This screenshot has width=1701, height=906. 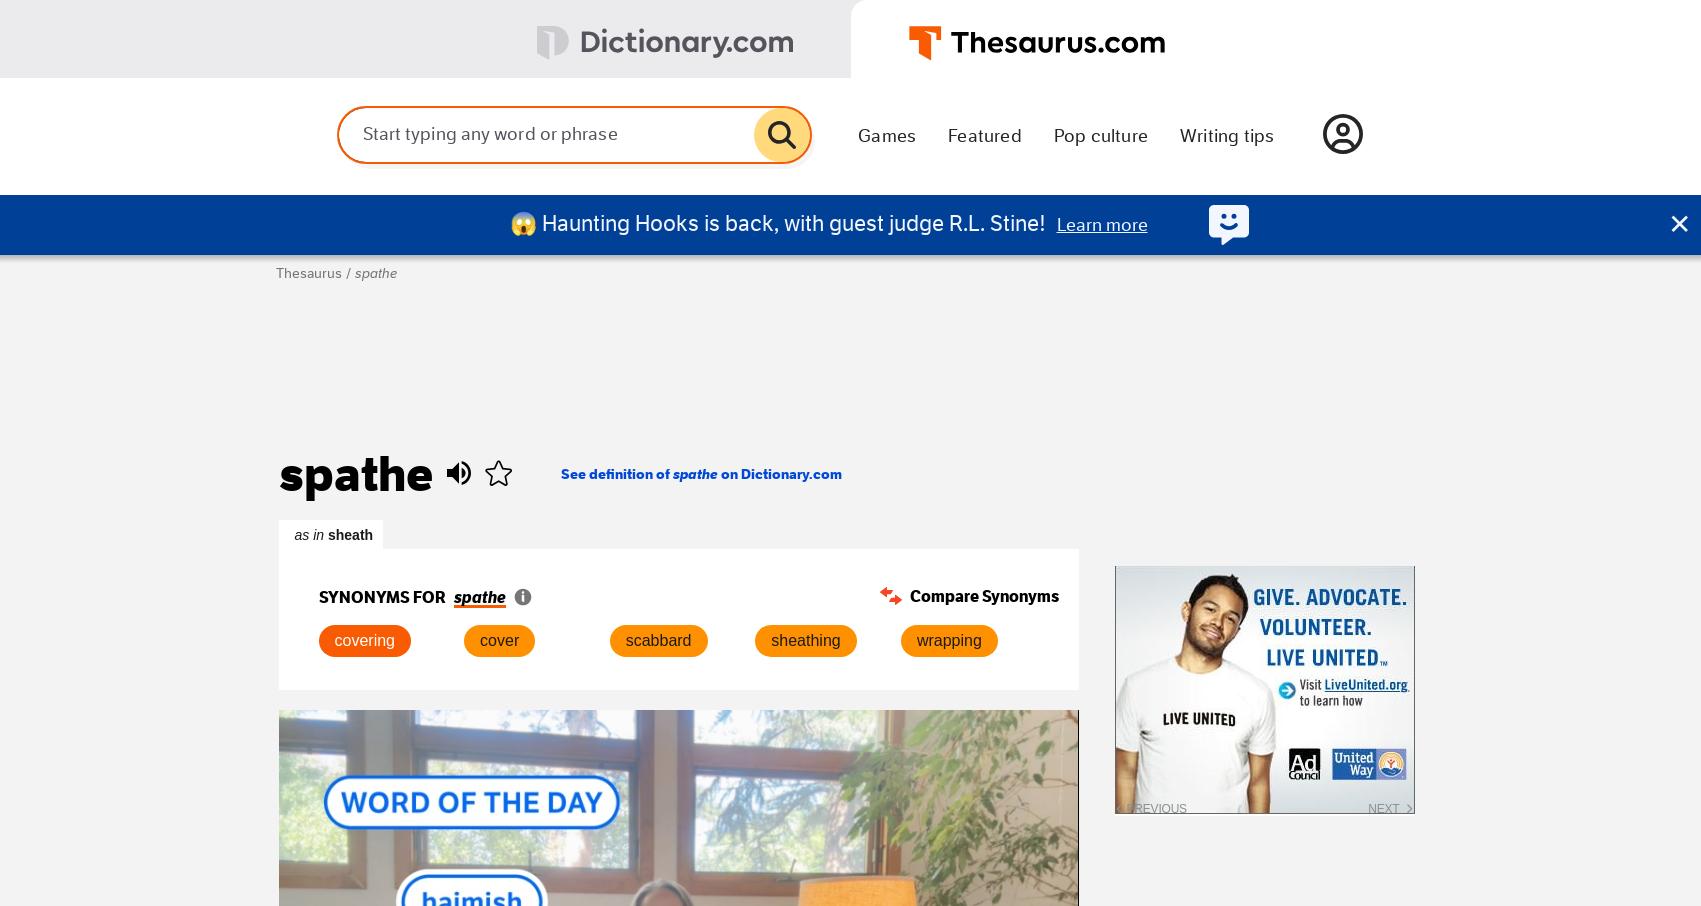 I want to click on 'carambola', so click(x=1054, y=705).